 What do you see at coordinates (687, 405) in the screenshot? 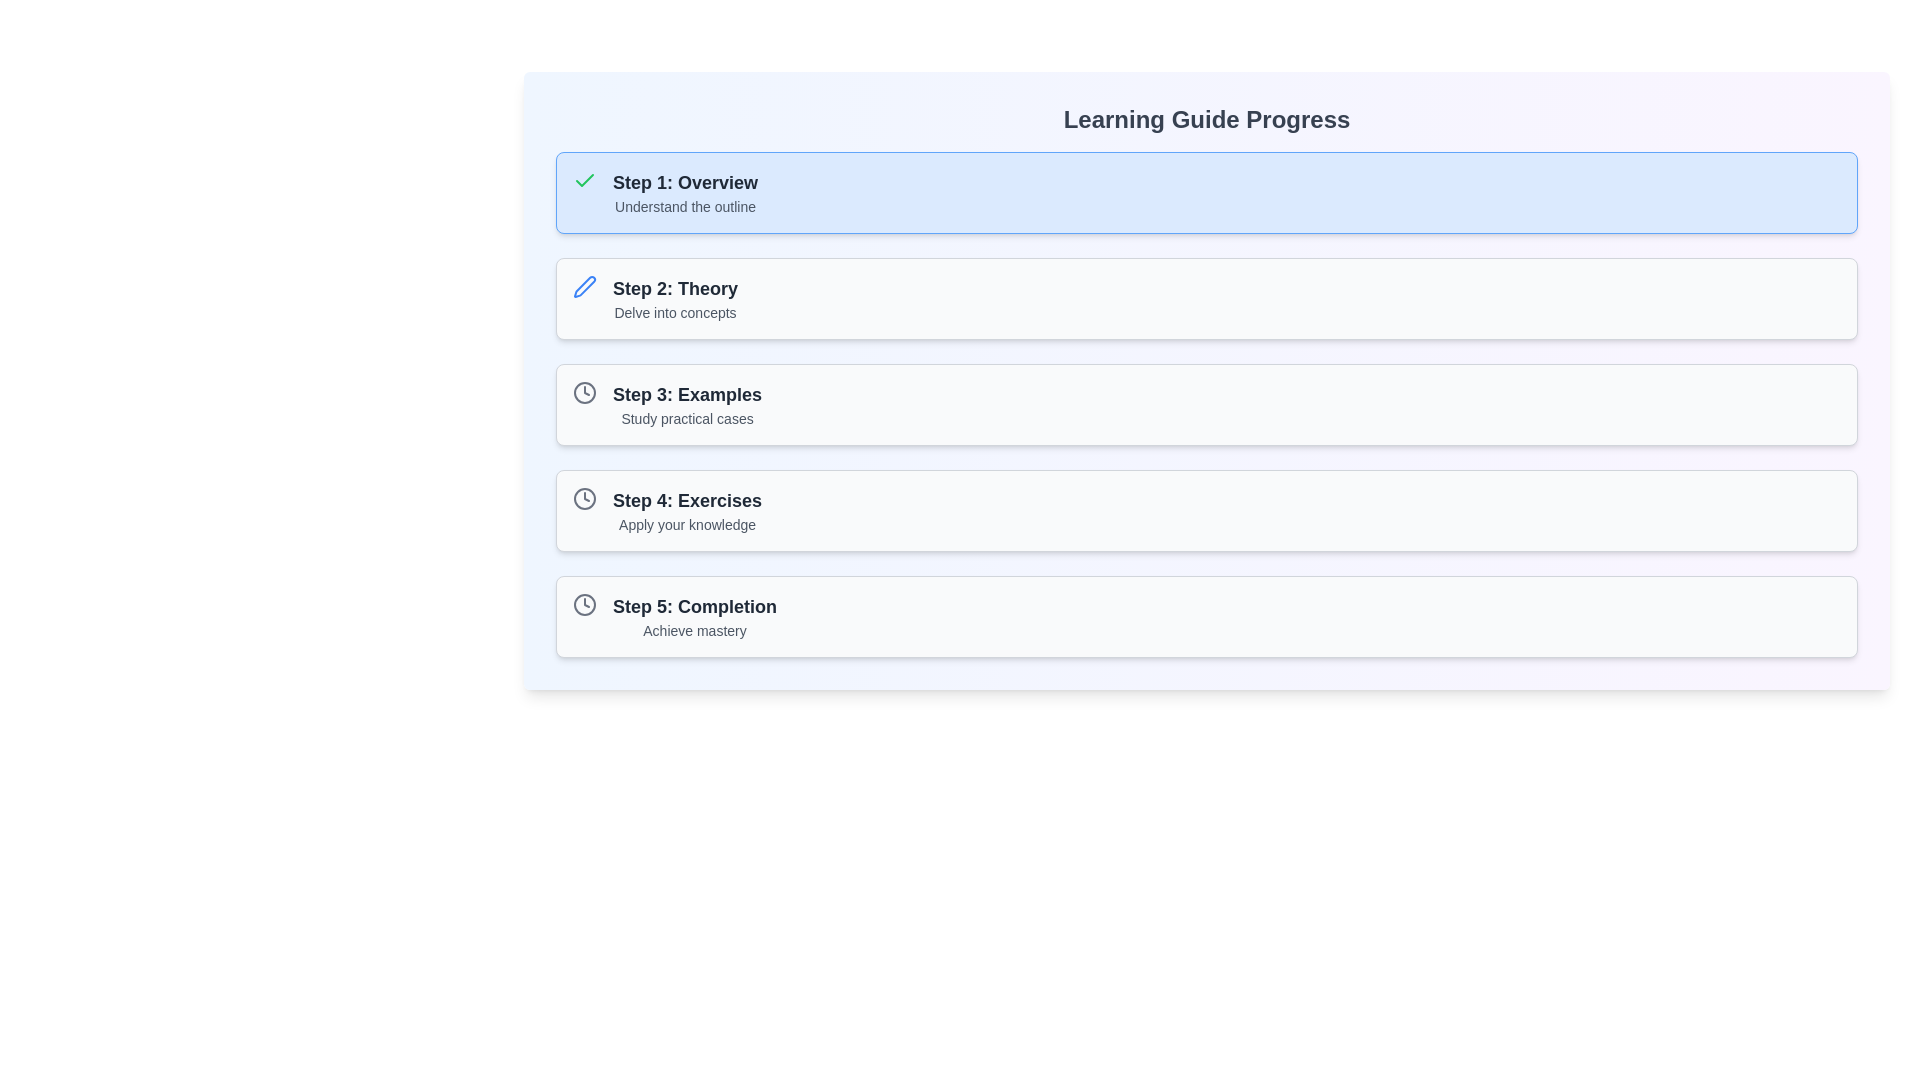
I see `the text element styled as 'Step 3: Examples' which is the third item in a vertical list of steps, located within a distinct card with a gray background` at bounding box center [687, 405].